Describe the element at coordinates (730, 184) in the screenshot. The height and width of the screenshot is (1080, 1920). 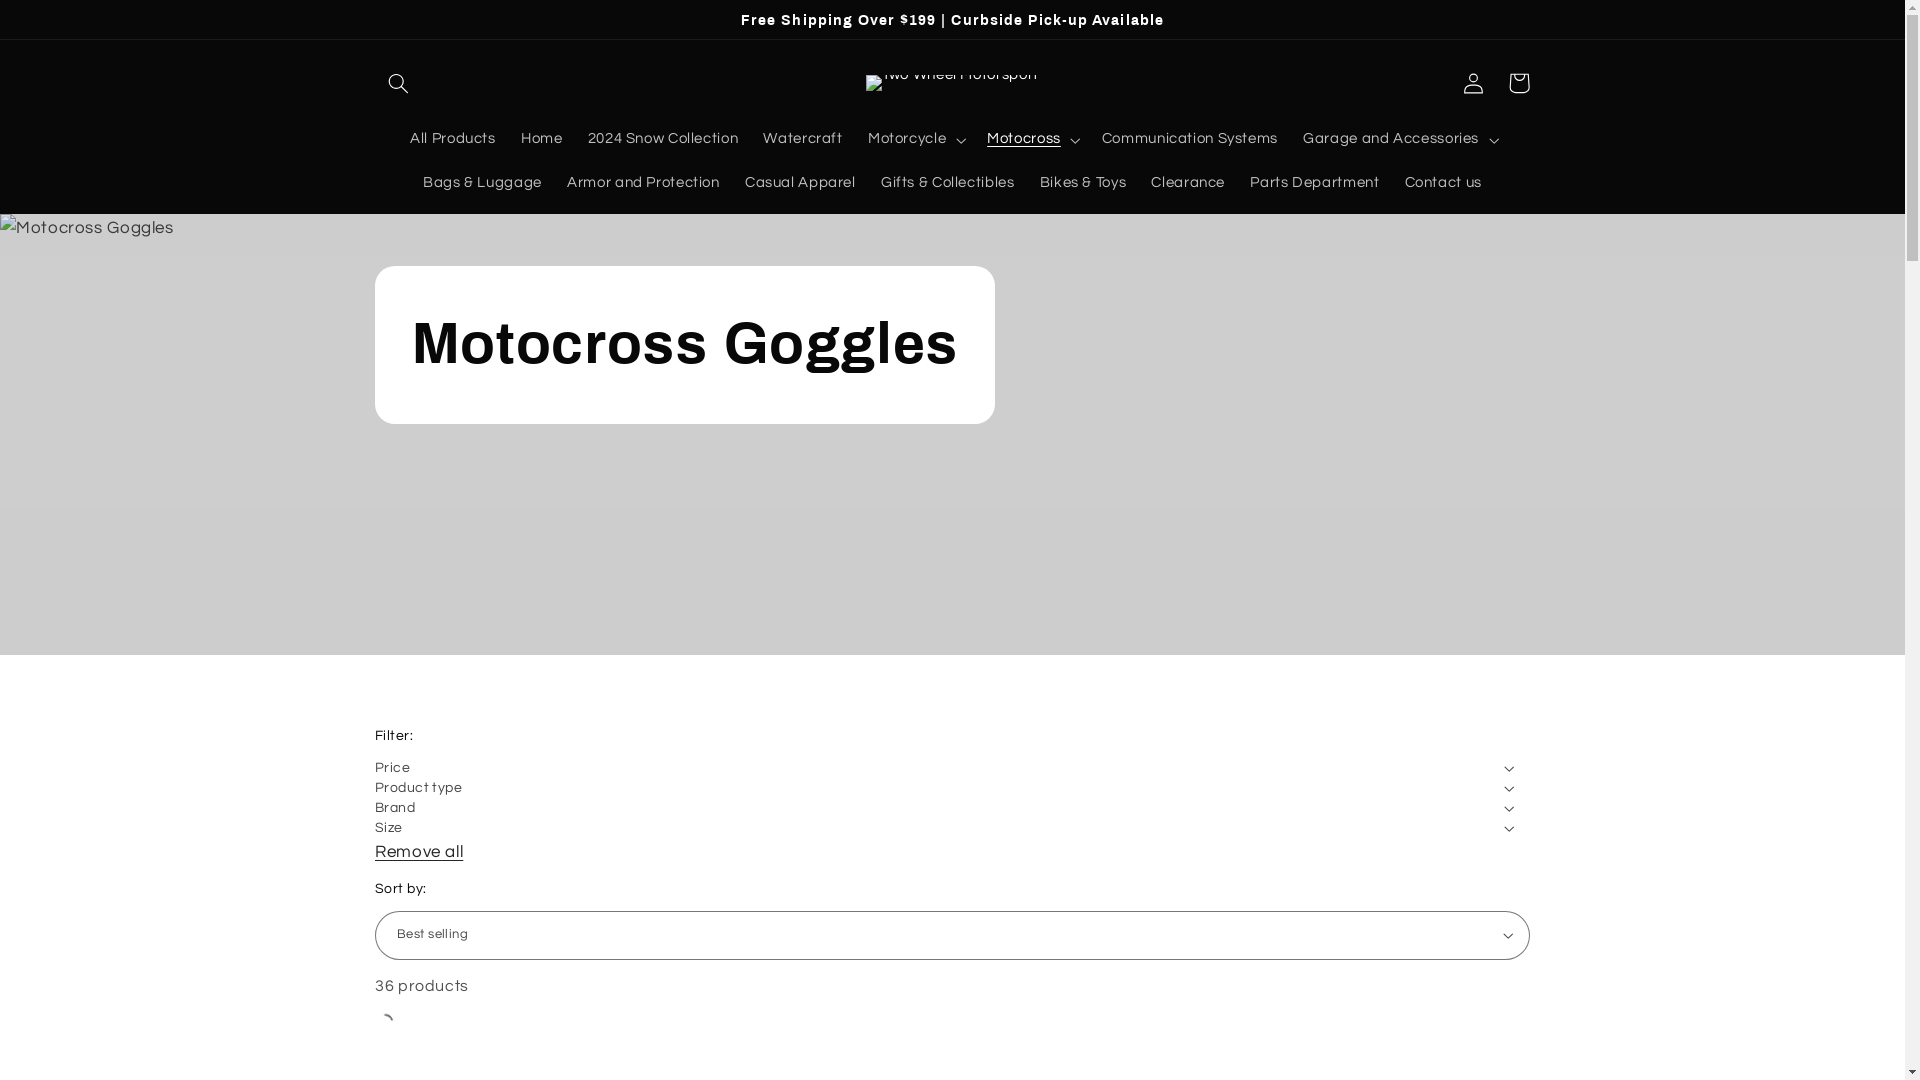
I see `'Casual Apparel'` at that location.